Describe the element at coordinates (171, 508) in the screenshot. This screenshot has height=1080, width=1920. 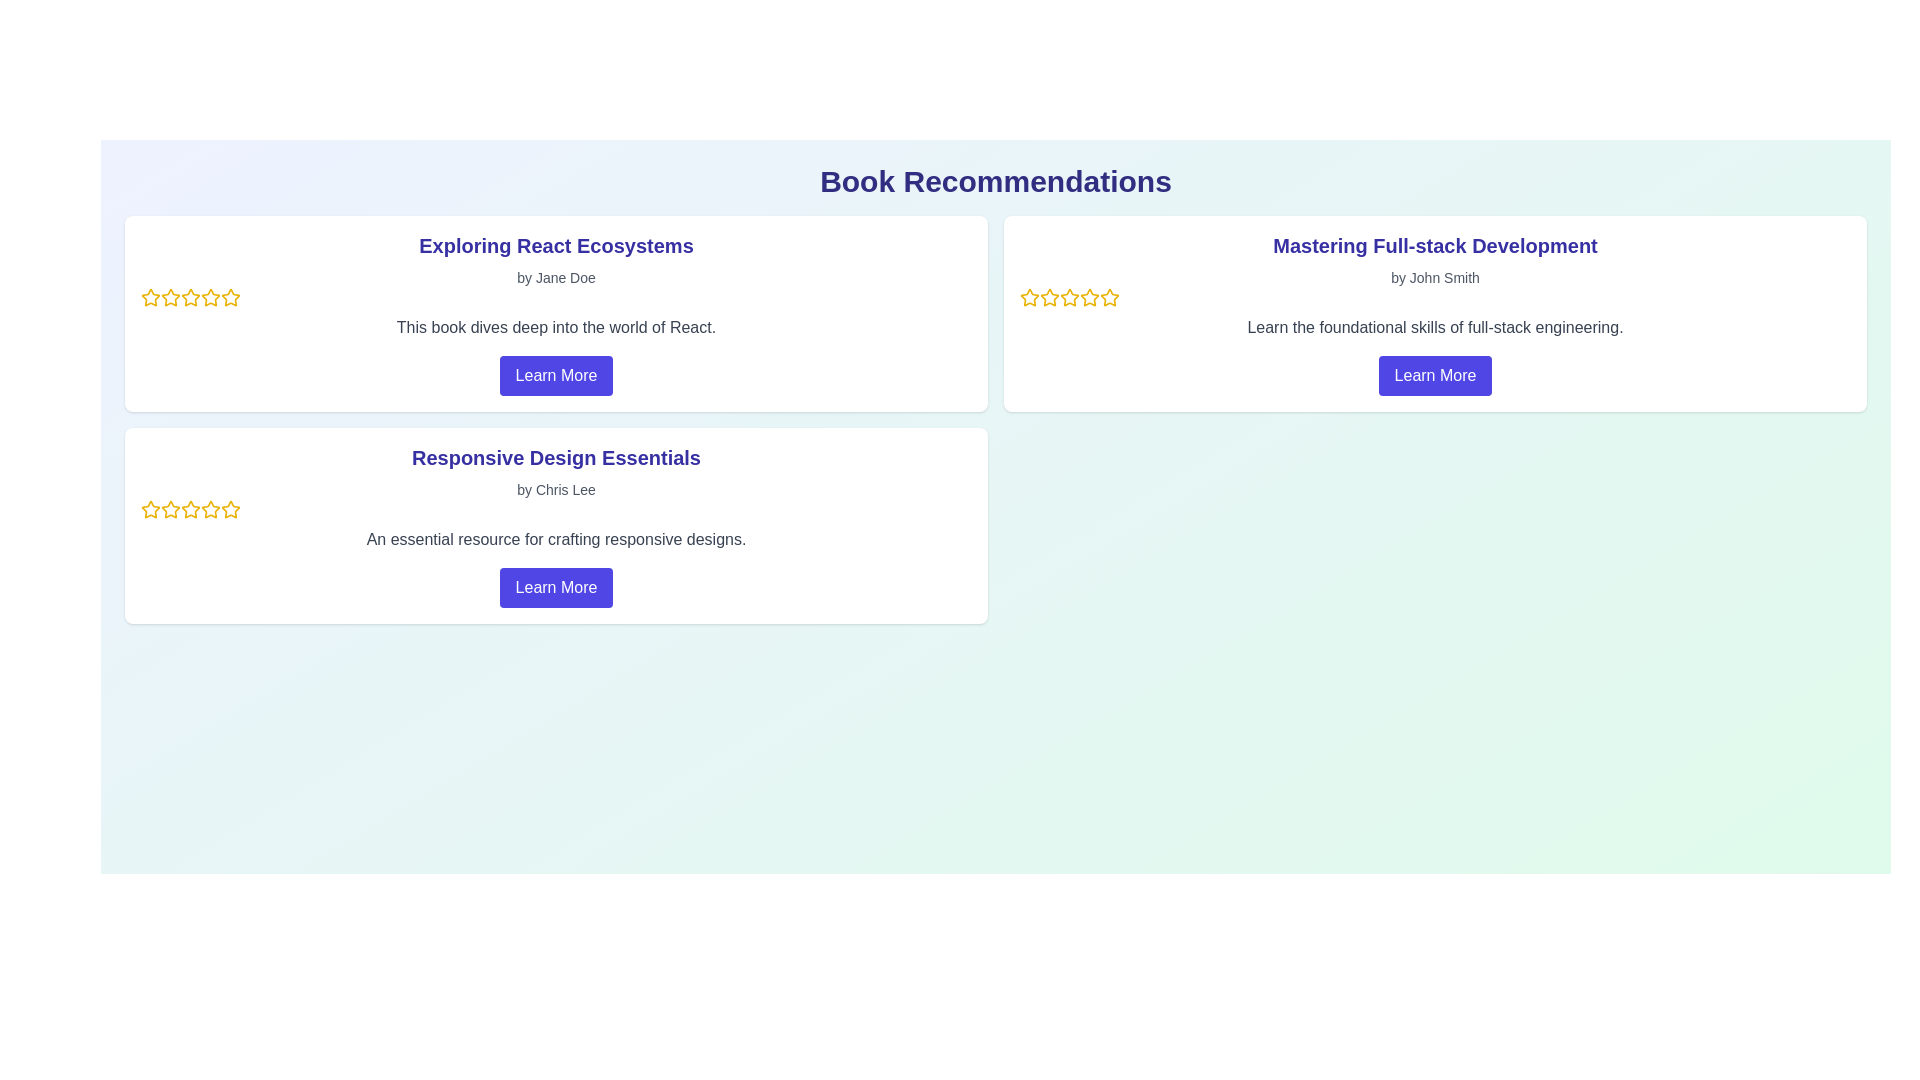
I see `the second yellow star graphic in the rating scale of the 'Responsive Design Essentials' card` at that location.